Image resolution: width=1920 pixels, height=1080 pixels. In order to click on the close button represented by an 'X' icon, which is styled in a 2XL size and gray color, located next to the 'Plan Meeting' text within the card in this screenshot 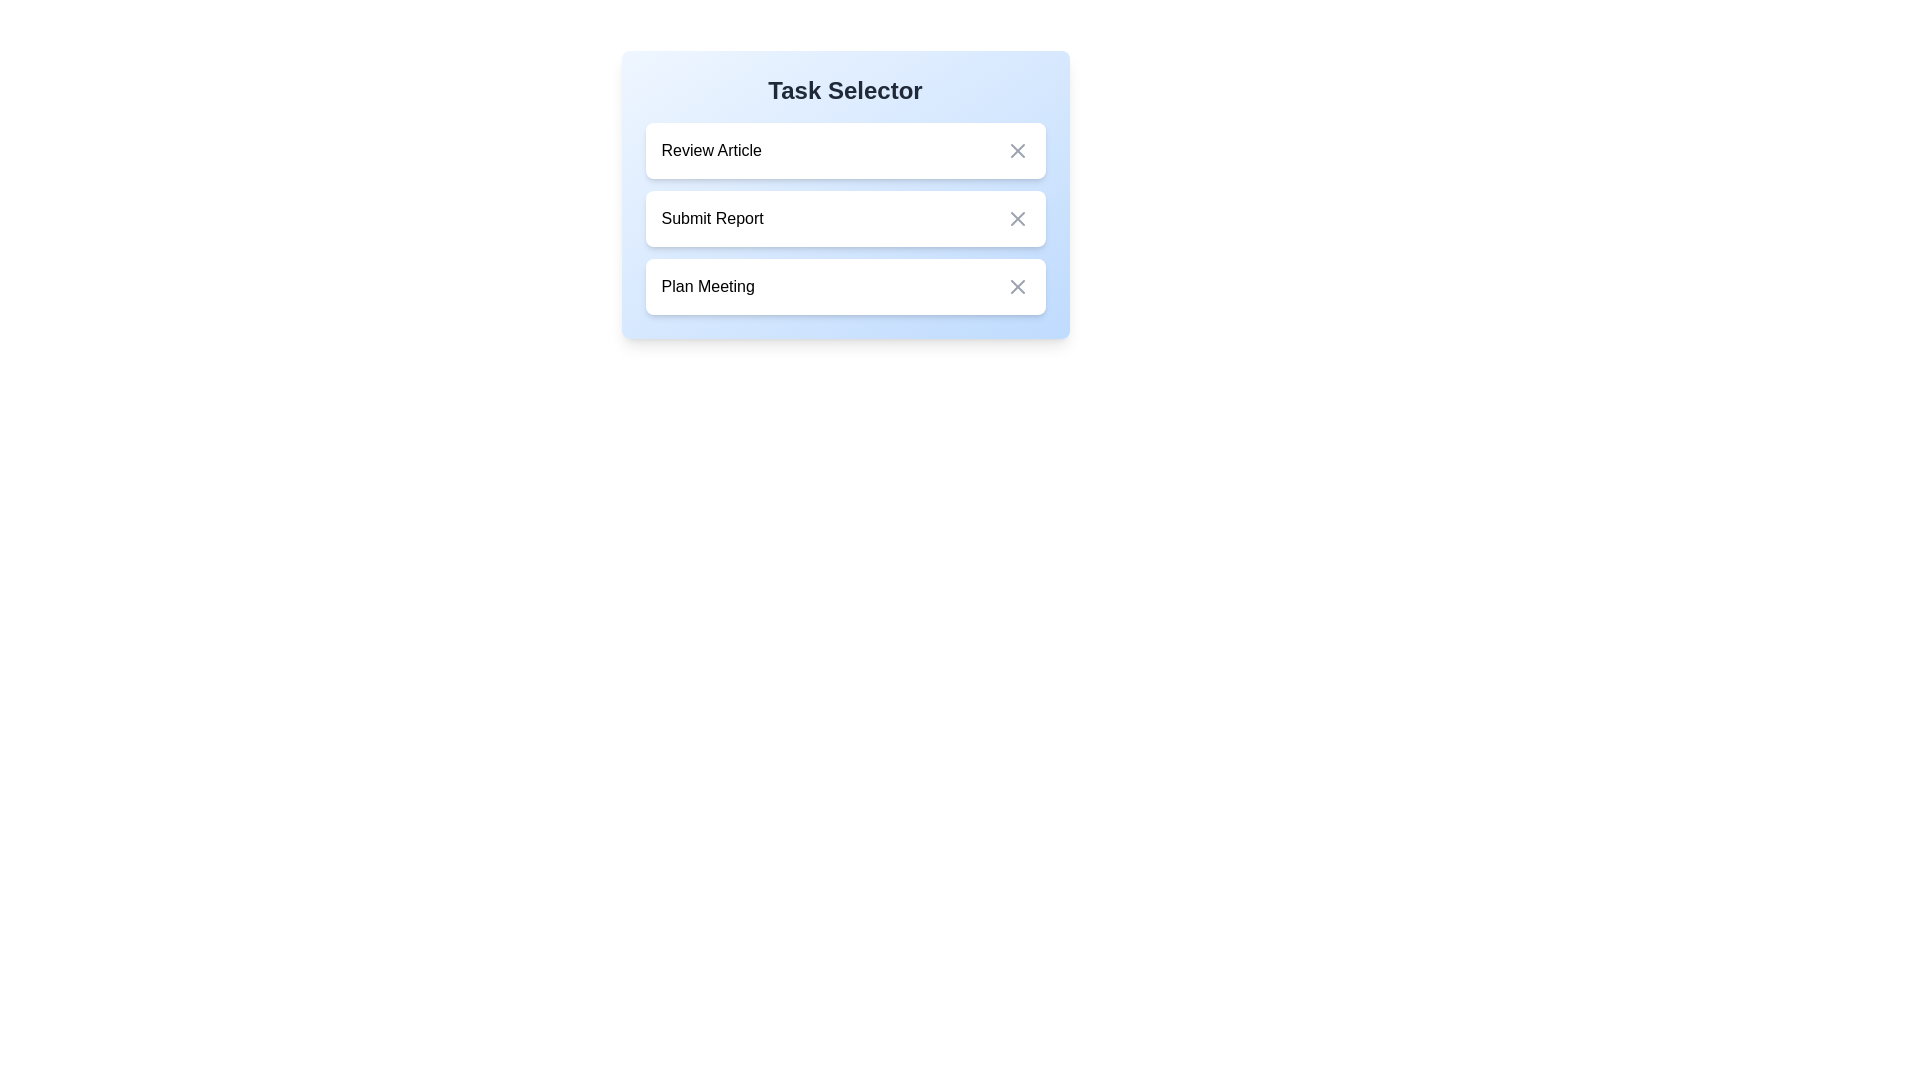, I will do `click(1017, 286)`.